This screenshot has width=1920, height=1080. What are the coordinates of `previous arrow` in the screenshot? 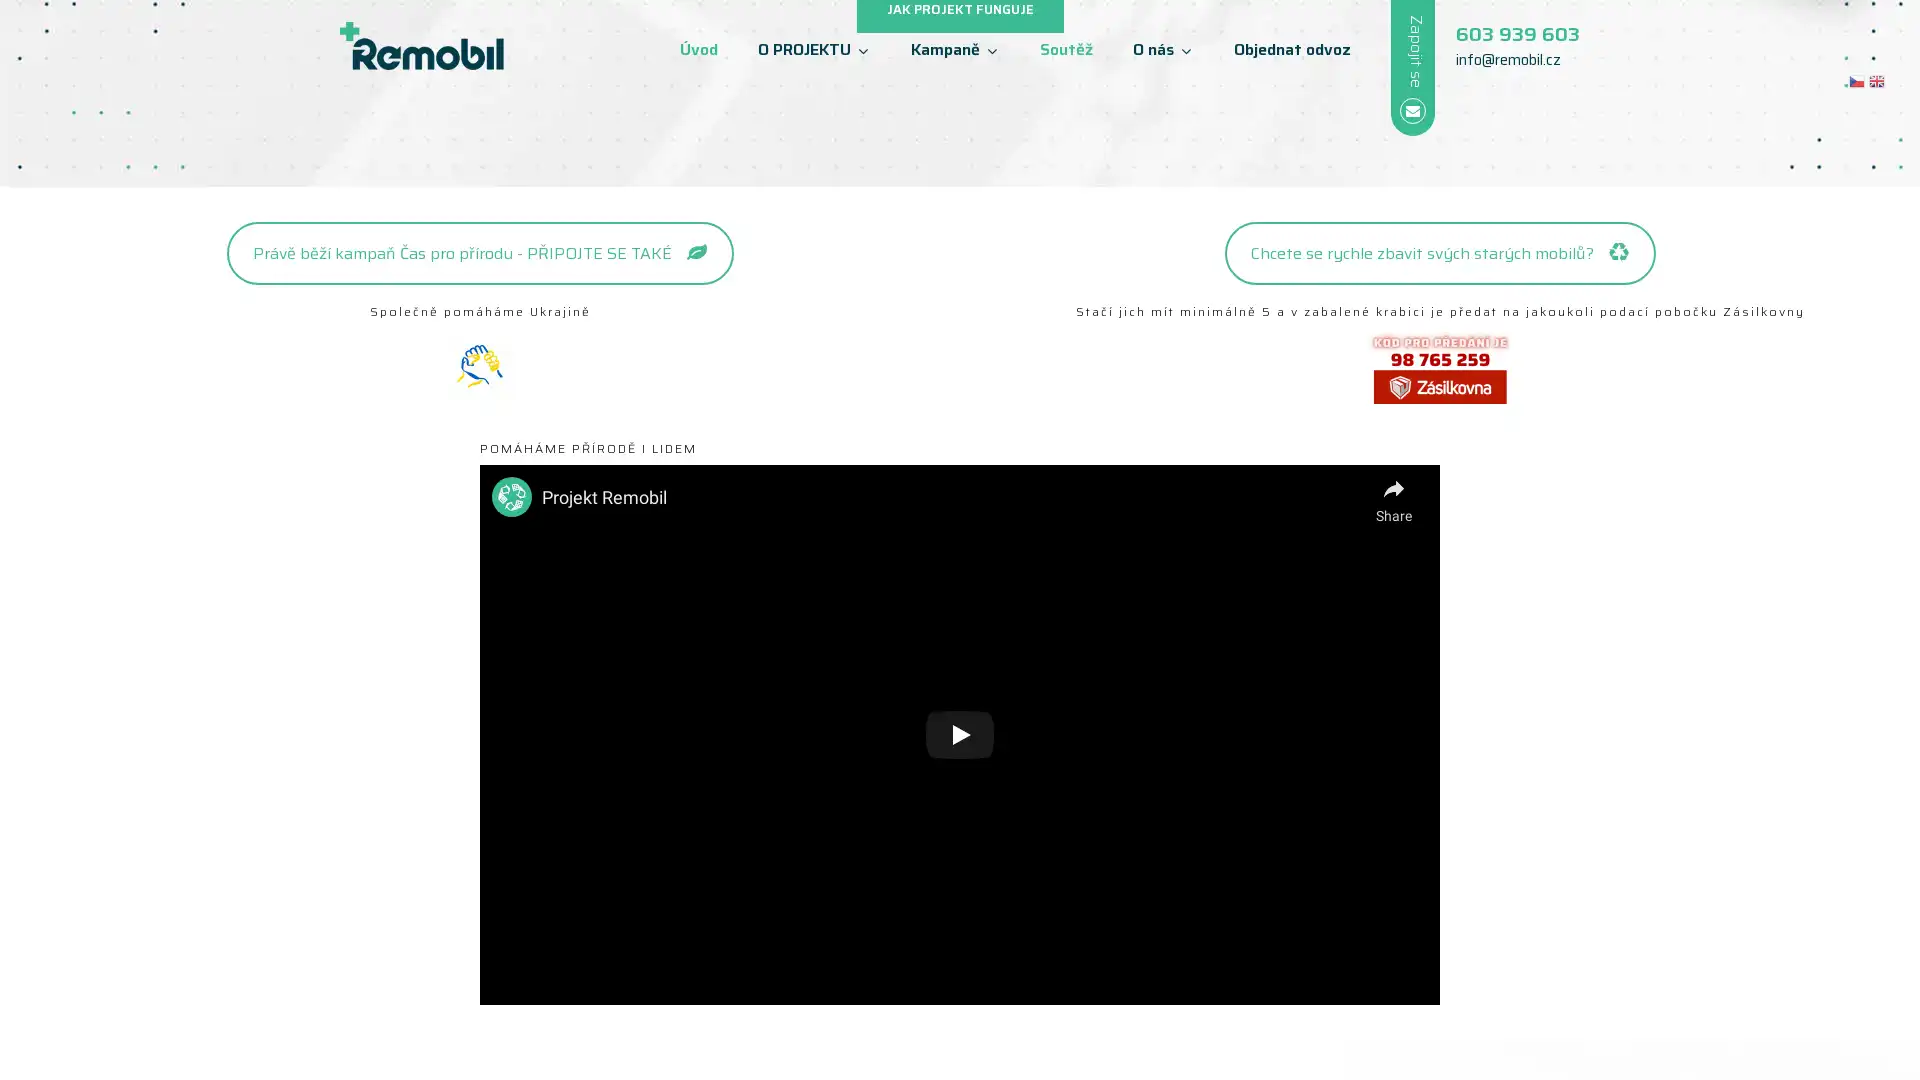 It's located at (51, 323).